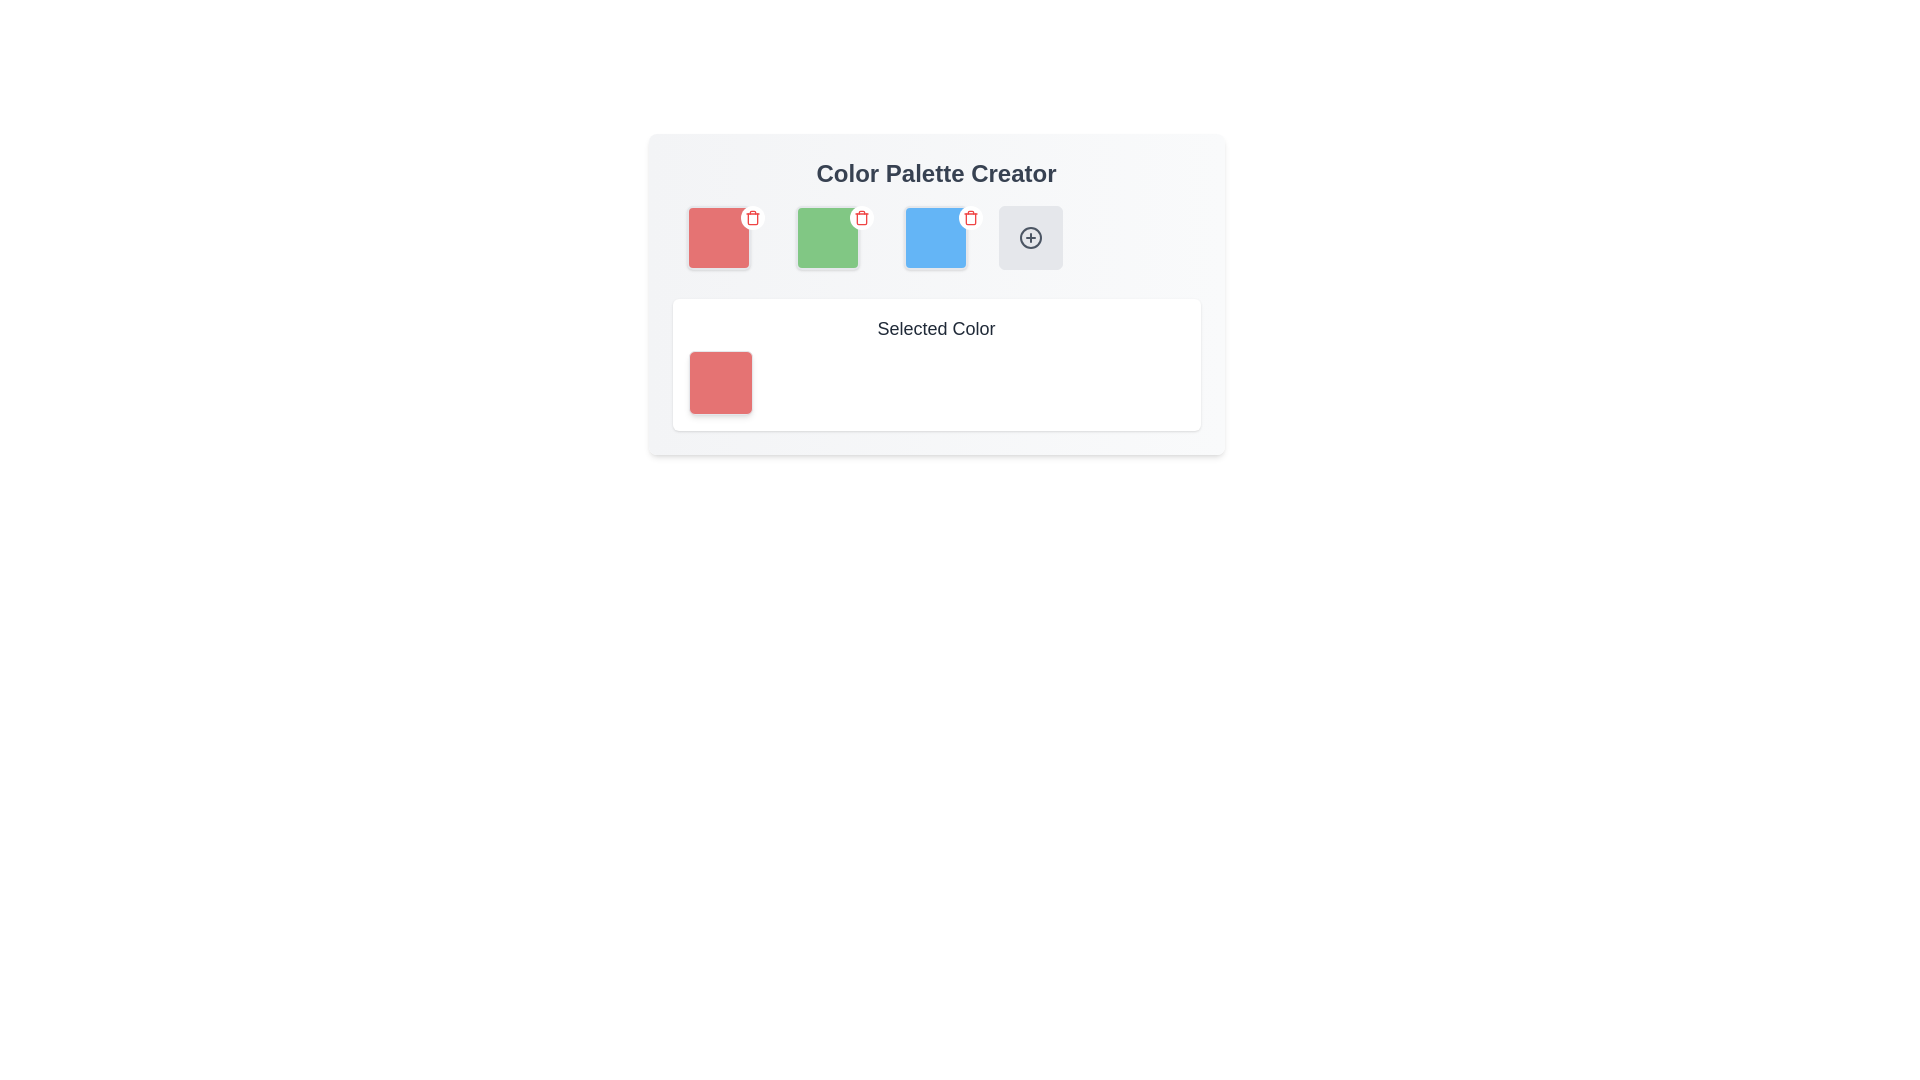 The height and width of the screenshot is (1080, 1920). Describe the element at coordinates (752, 218) in the screenshot. I see `the button located at the top-right corner of the red square block, which triggers additional options for deleting the block` at that location.